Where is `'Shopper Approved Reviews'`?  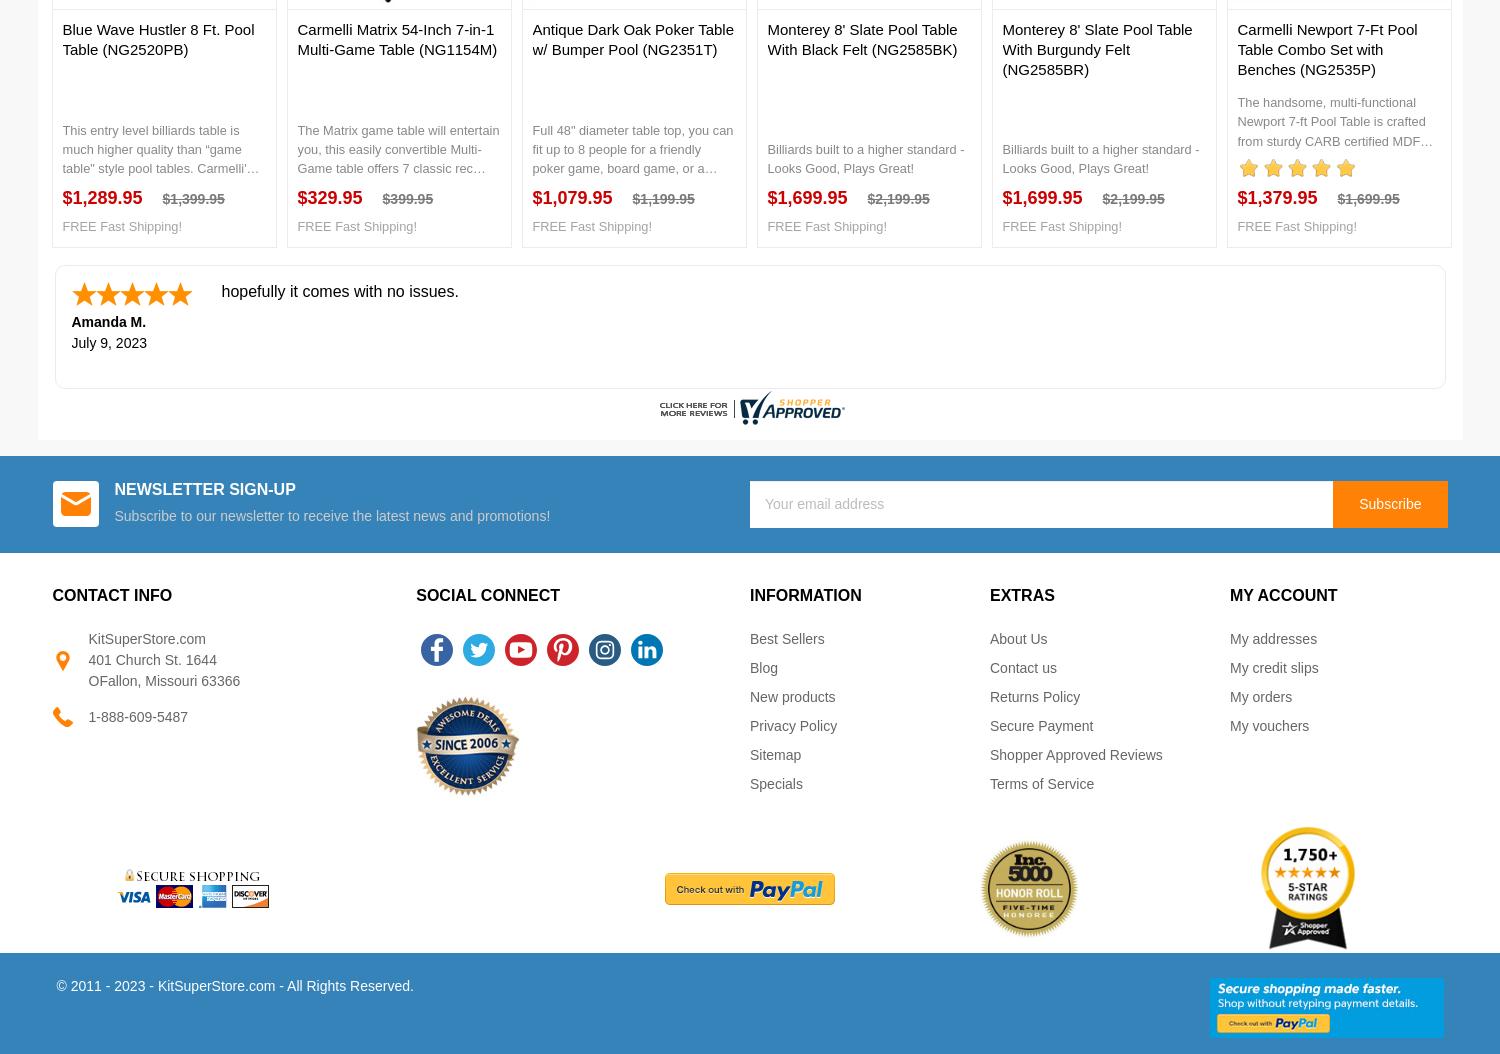 'Shopper Approved Reviews' is located at coordinates (1074, 754).